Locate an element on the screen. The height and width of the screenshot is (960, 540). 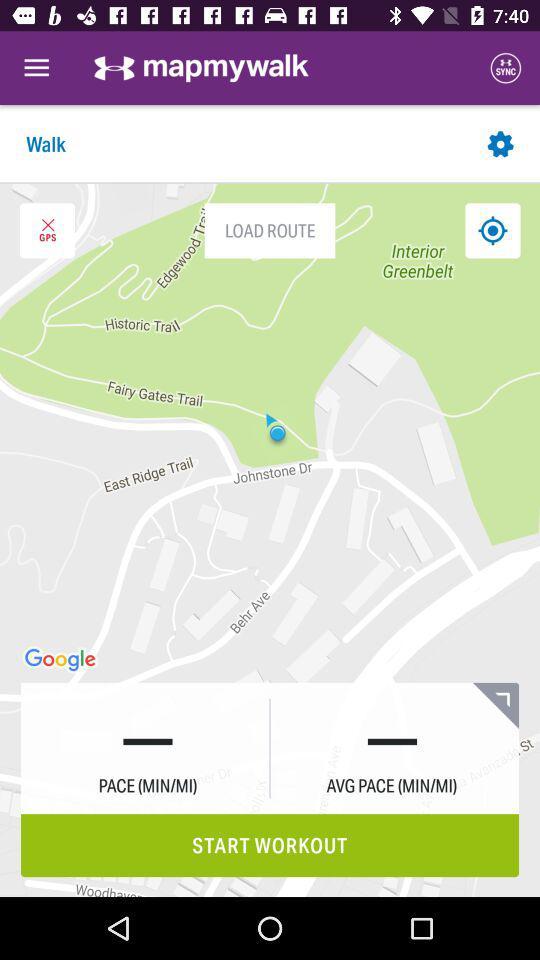
item next to load route icon is located at coordinates (491, 230).